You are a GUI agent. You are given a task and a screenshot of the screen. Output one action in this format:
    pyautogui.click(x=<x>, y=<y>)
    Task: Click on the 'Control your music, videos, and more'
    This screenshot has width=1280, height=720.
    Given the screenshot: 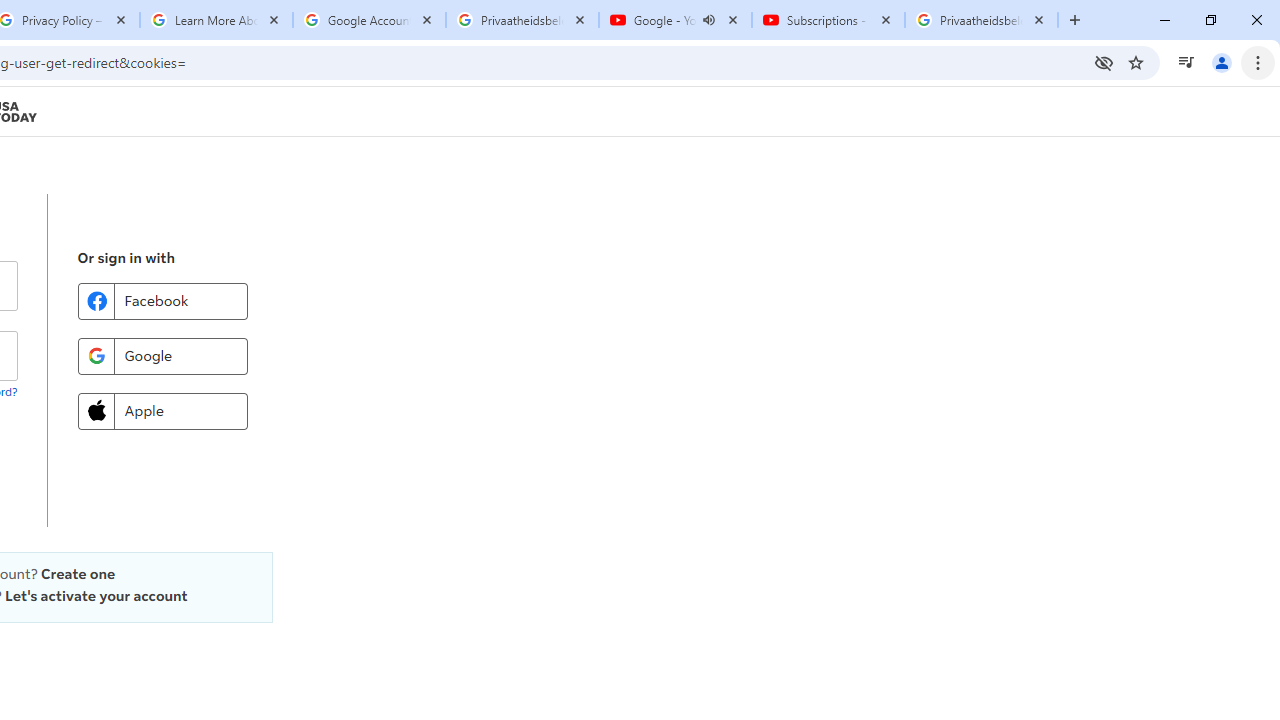 What is the action you would take?
    pyautogui.click(x=1185, y=61)
    